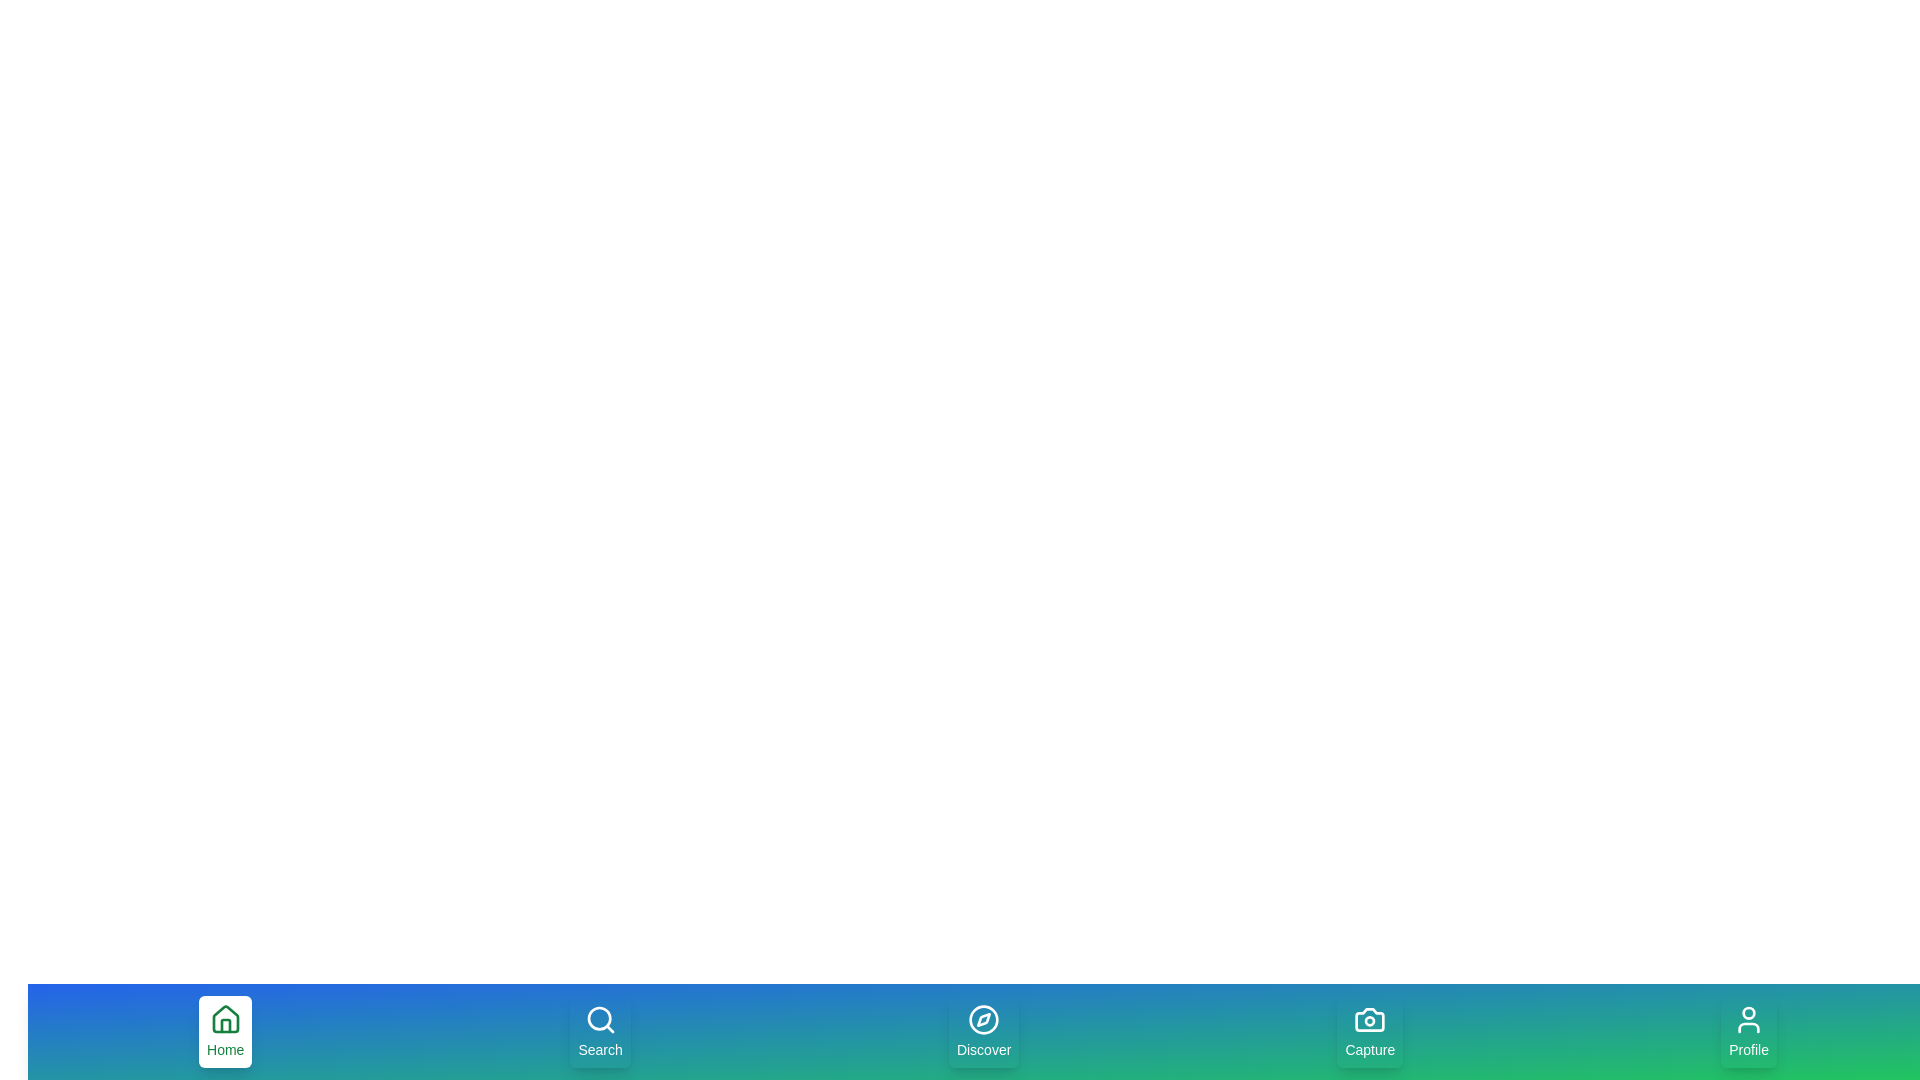 This screenshot has height=1080, width=1920. I want to click on the Discover tab to navigate to its section, so click(983, 1032).